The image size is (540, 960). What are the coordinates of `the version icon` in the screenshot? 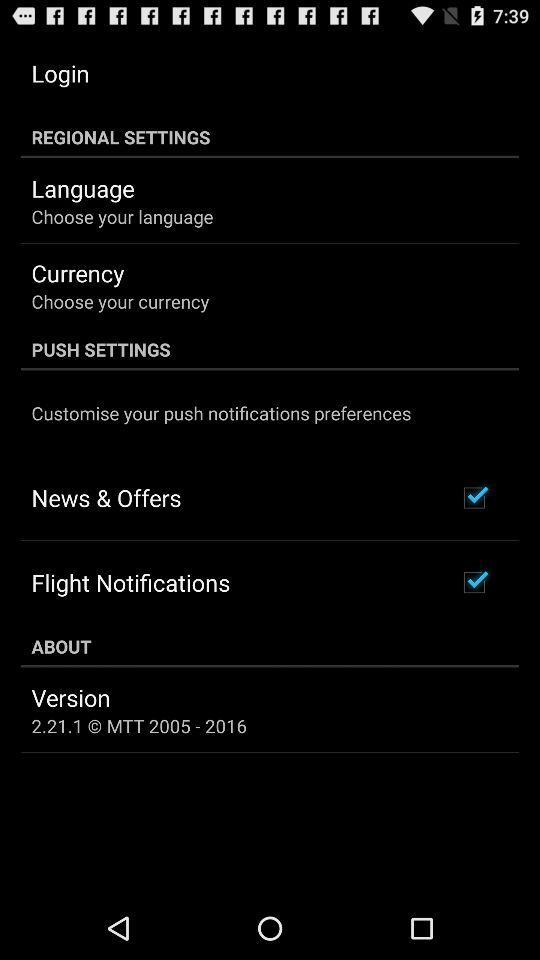 It's located at (70, 697).